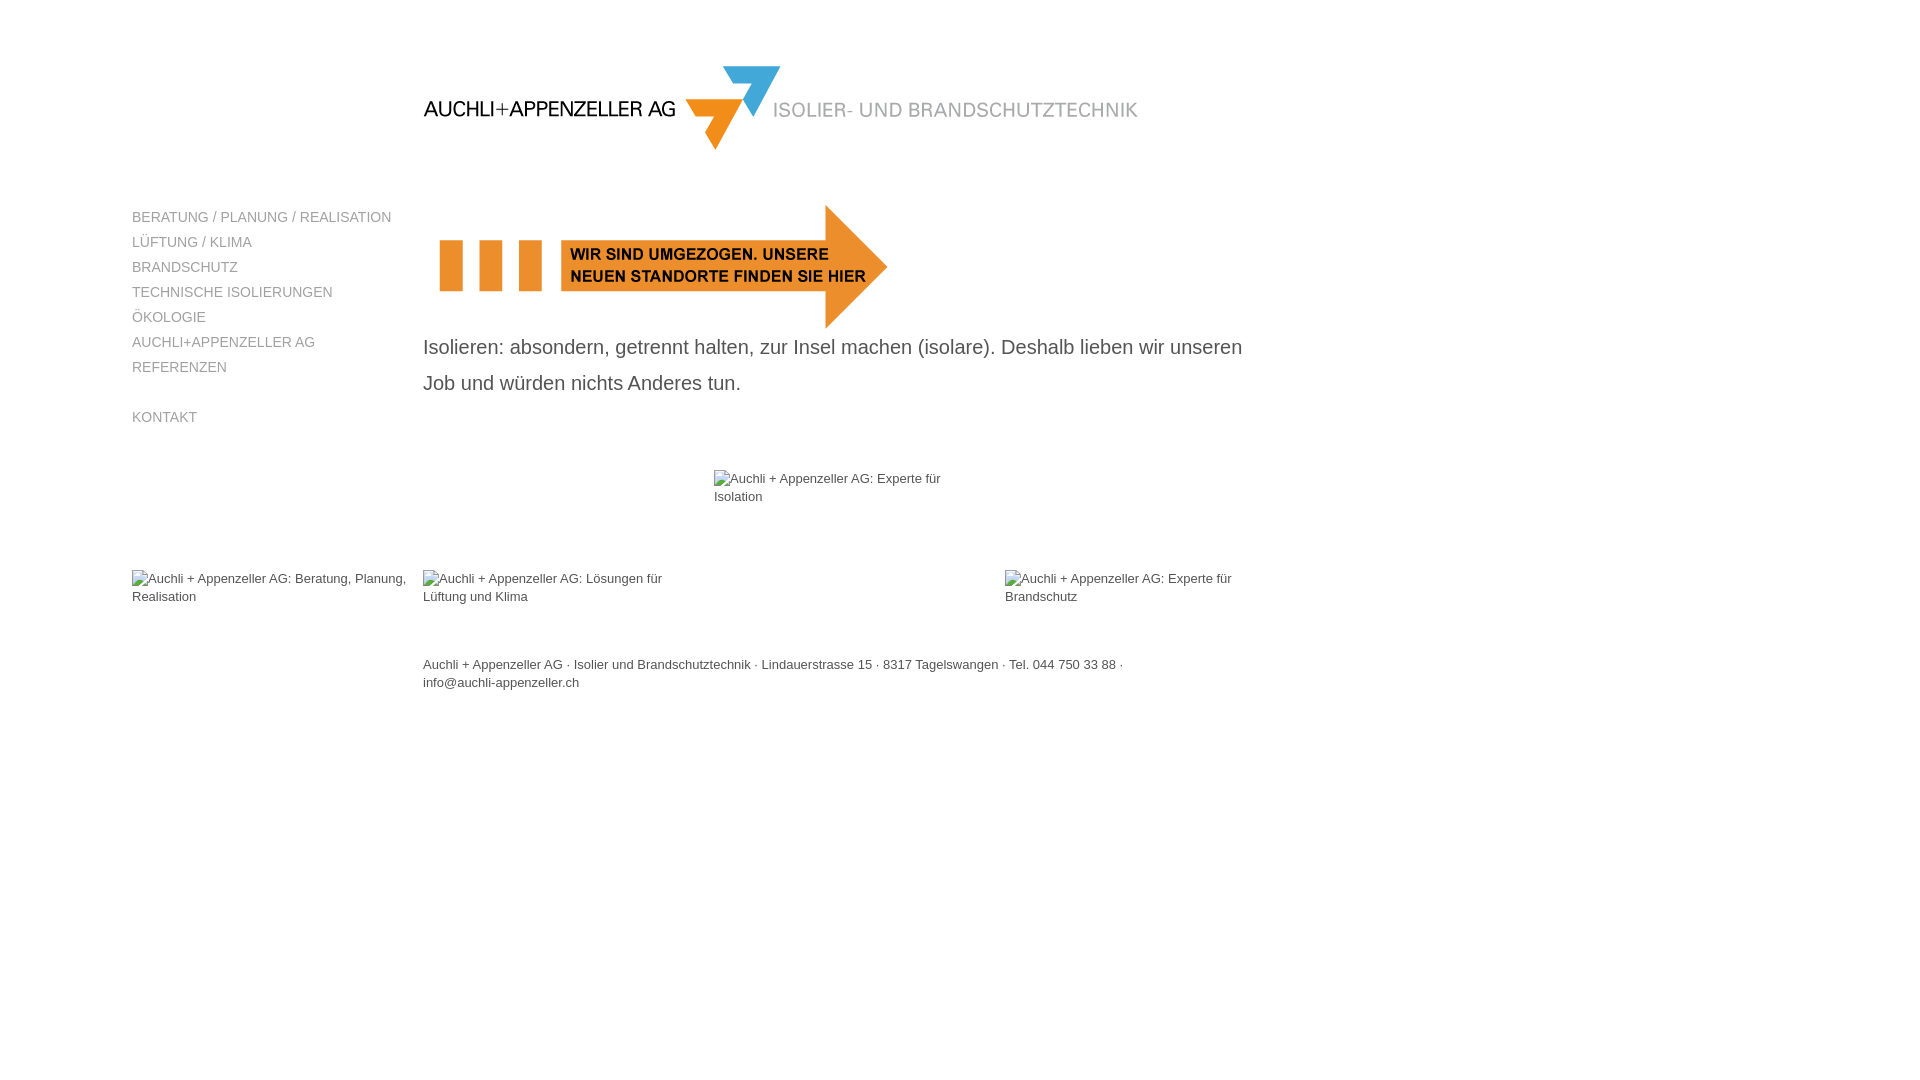 This screenshot has height=1080, width=1920. I want to click on 'AUCHLI+APPENZELLER AG', so click(268, 341).